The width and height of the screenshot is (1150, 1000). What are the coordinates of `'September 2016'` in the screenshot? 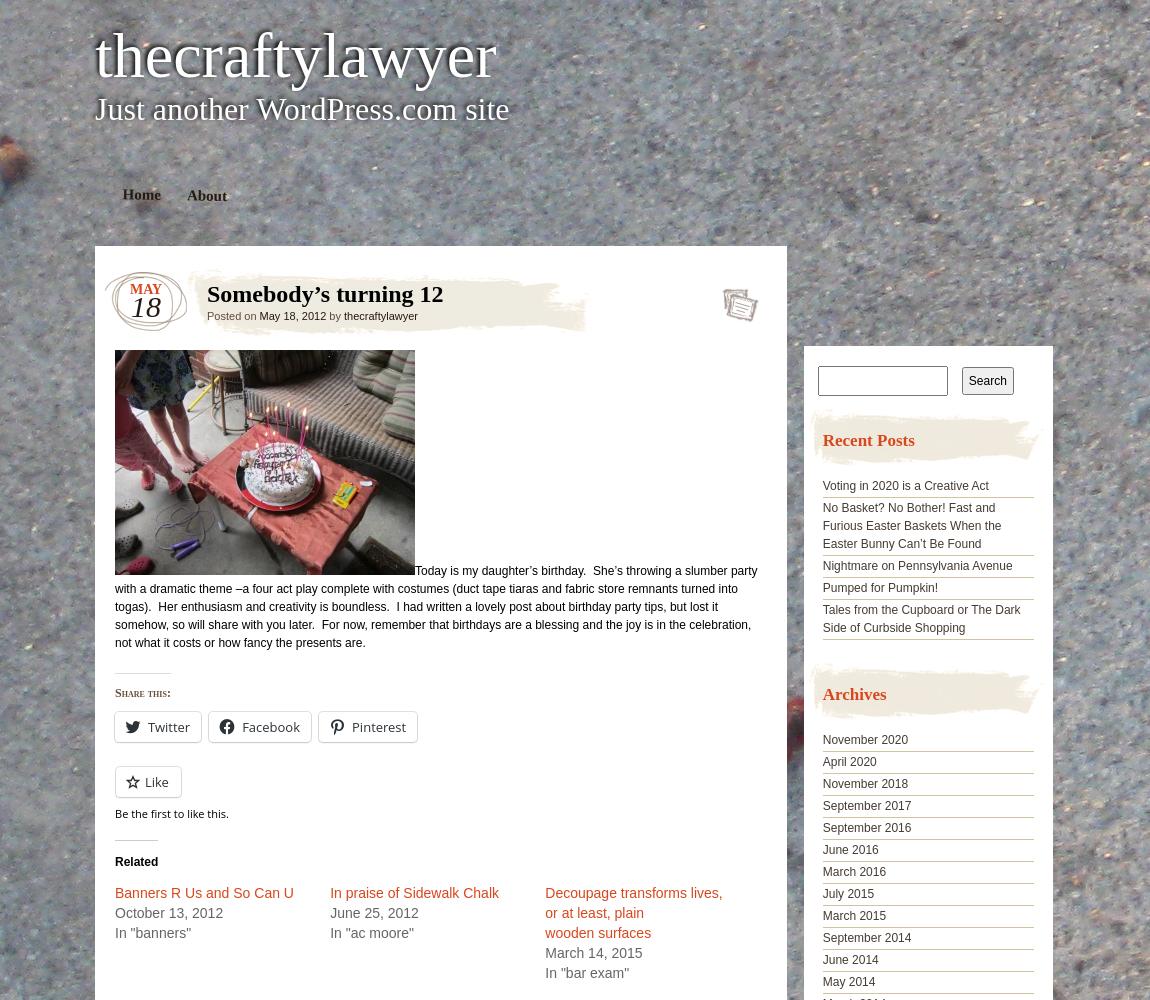 It's located at (866, 827).